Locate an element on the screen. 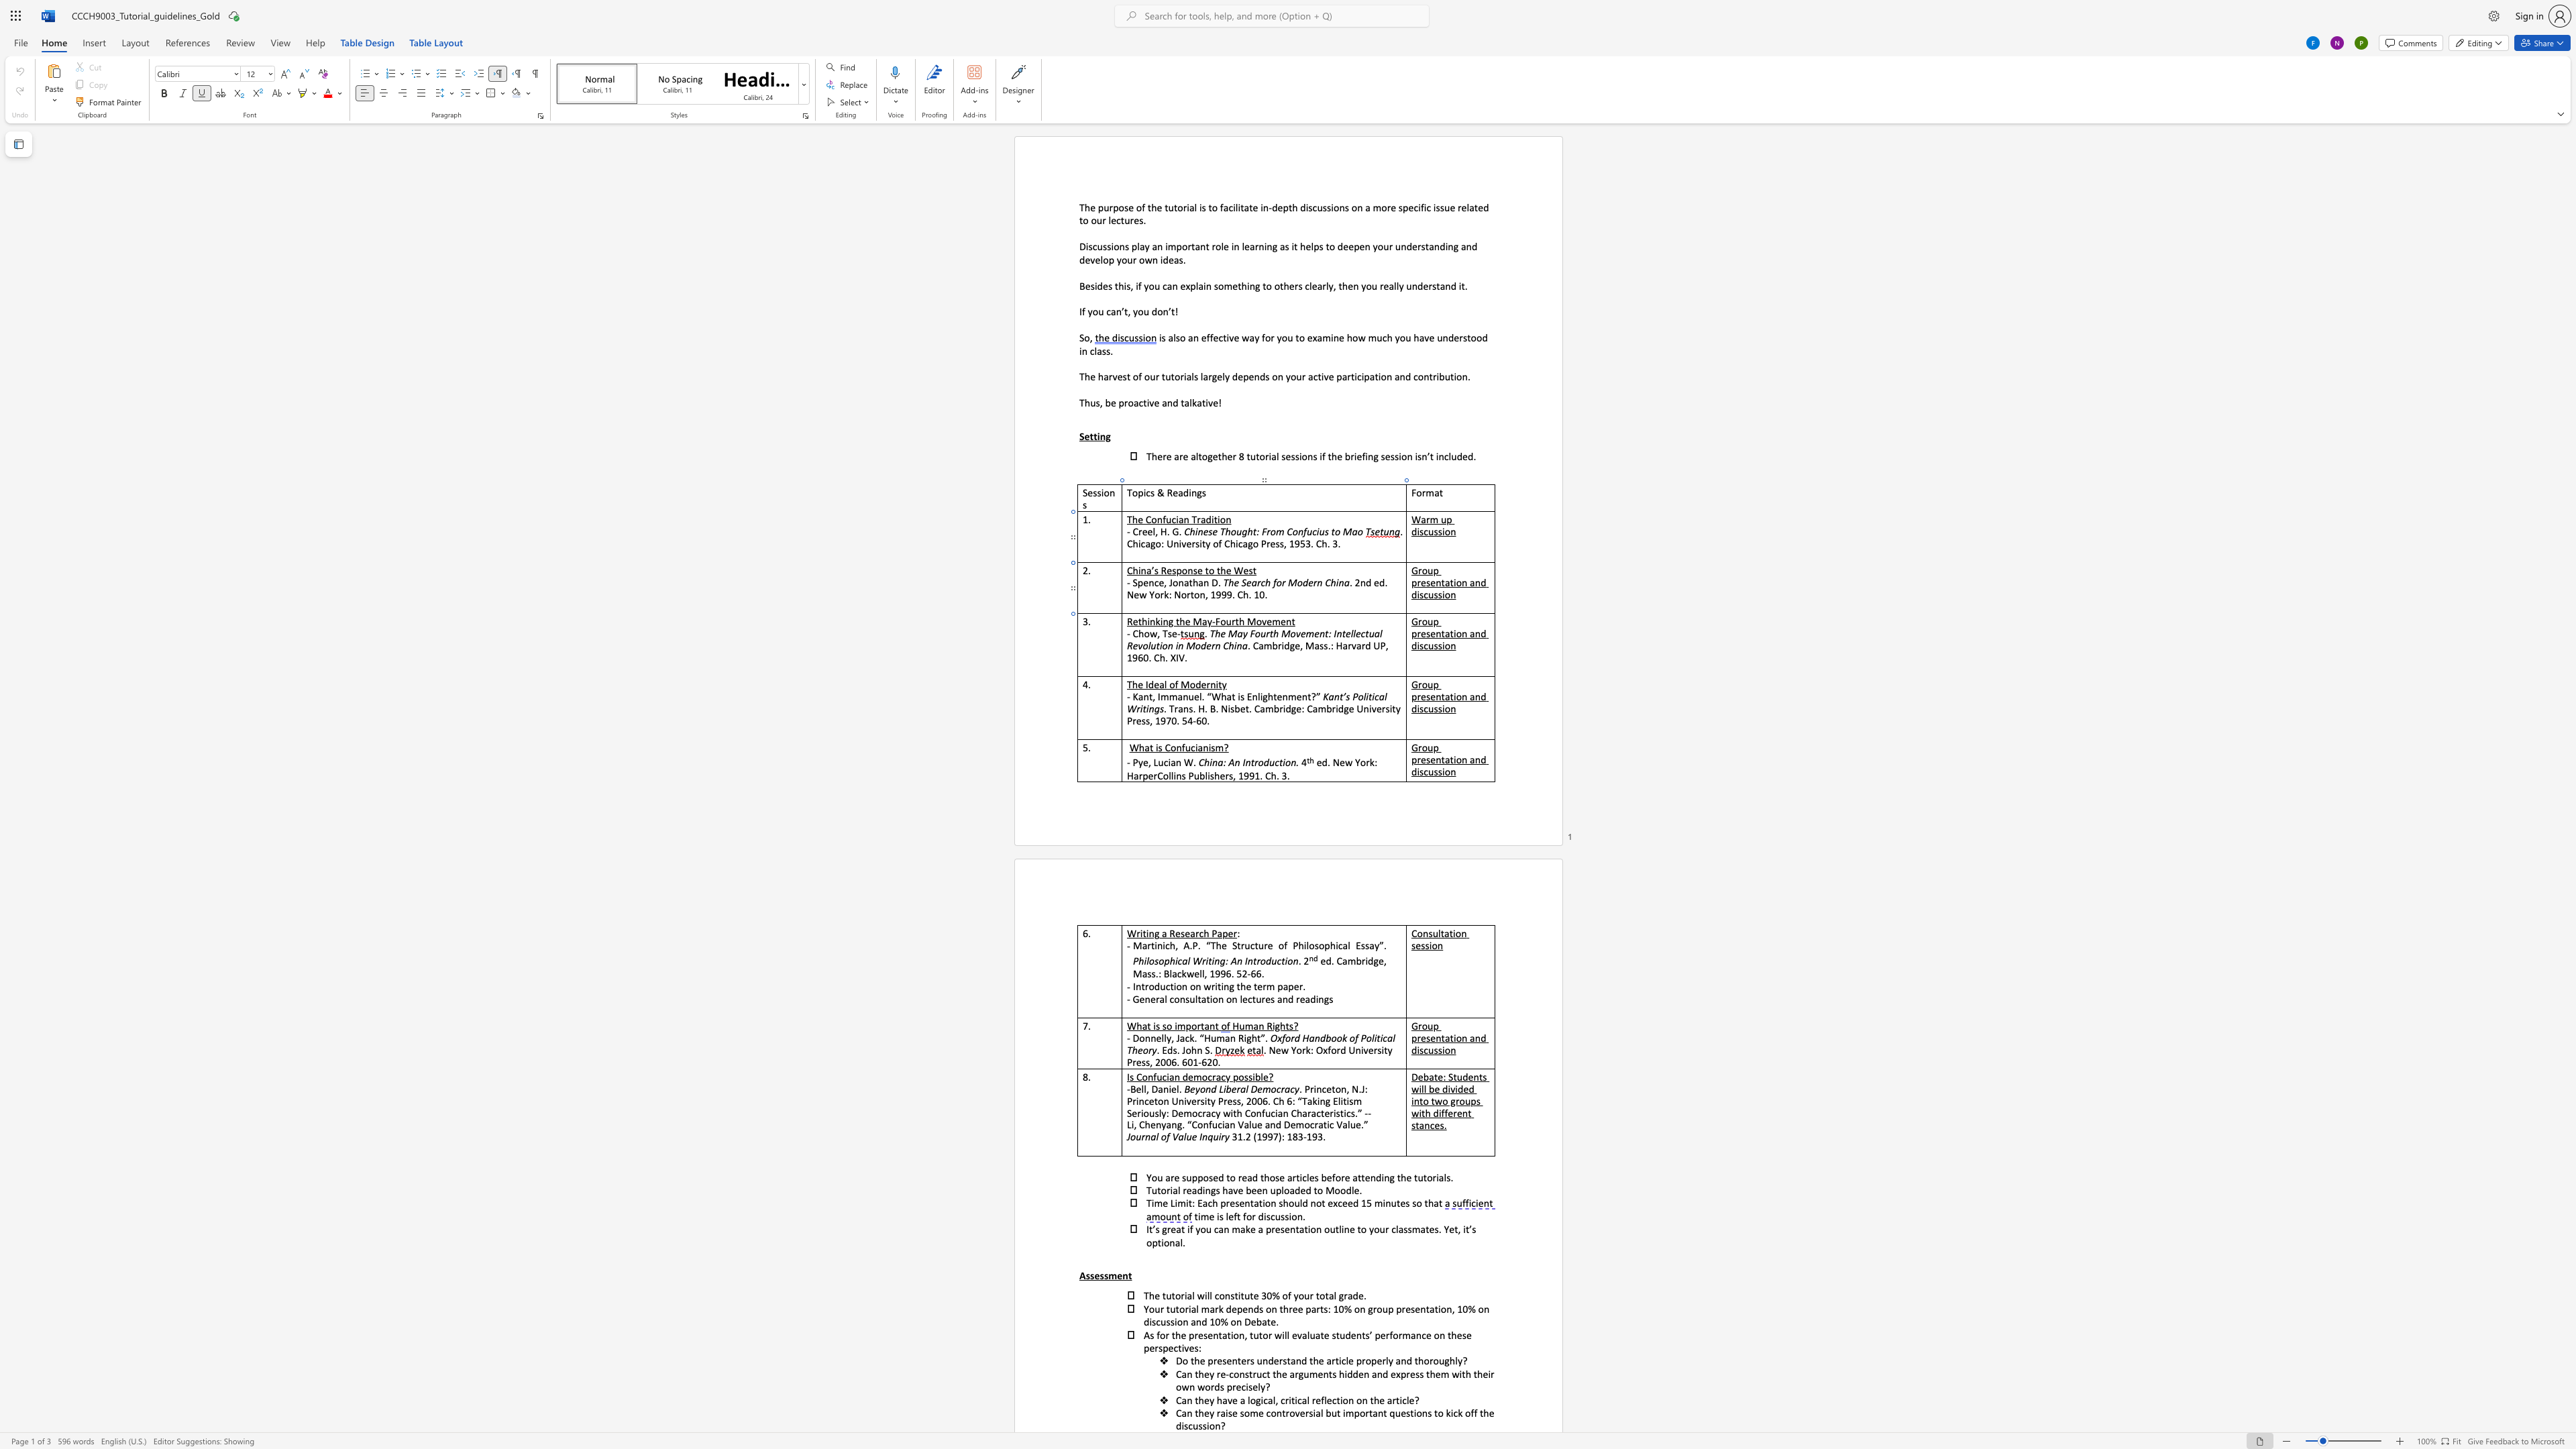 Image resolution: width=2576 pixels, height=1449 pixels. the 3th character "e" in the text is located at coordinates (1311, 582).